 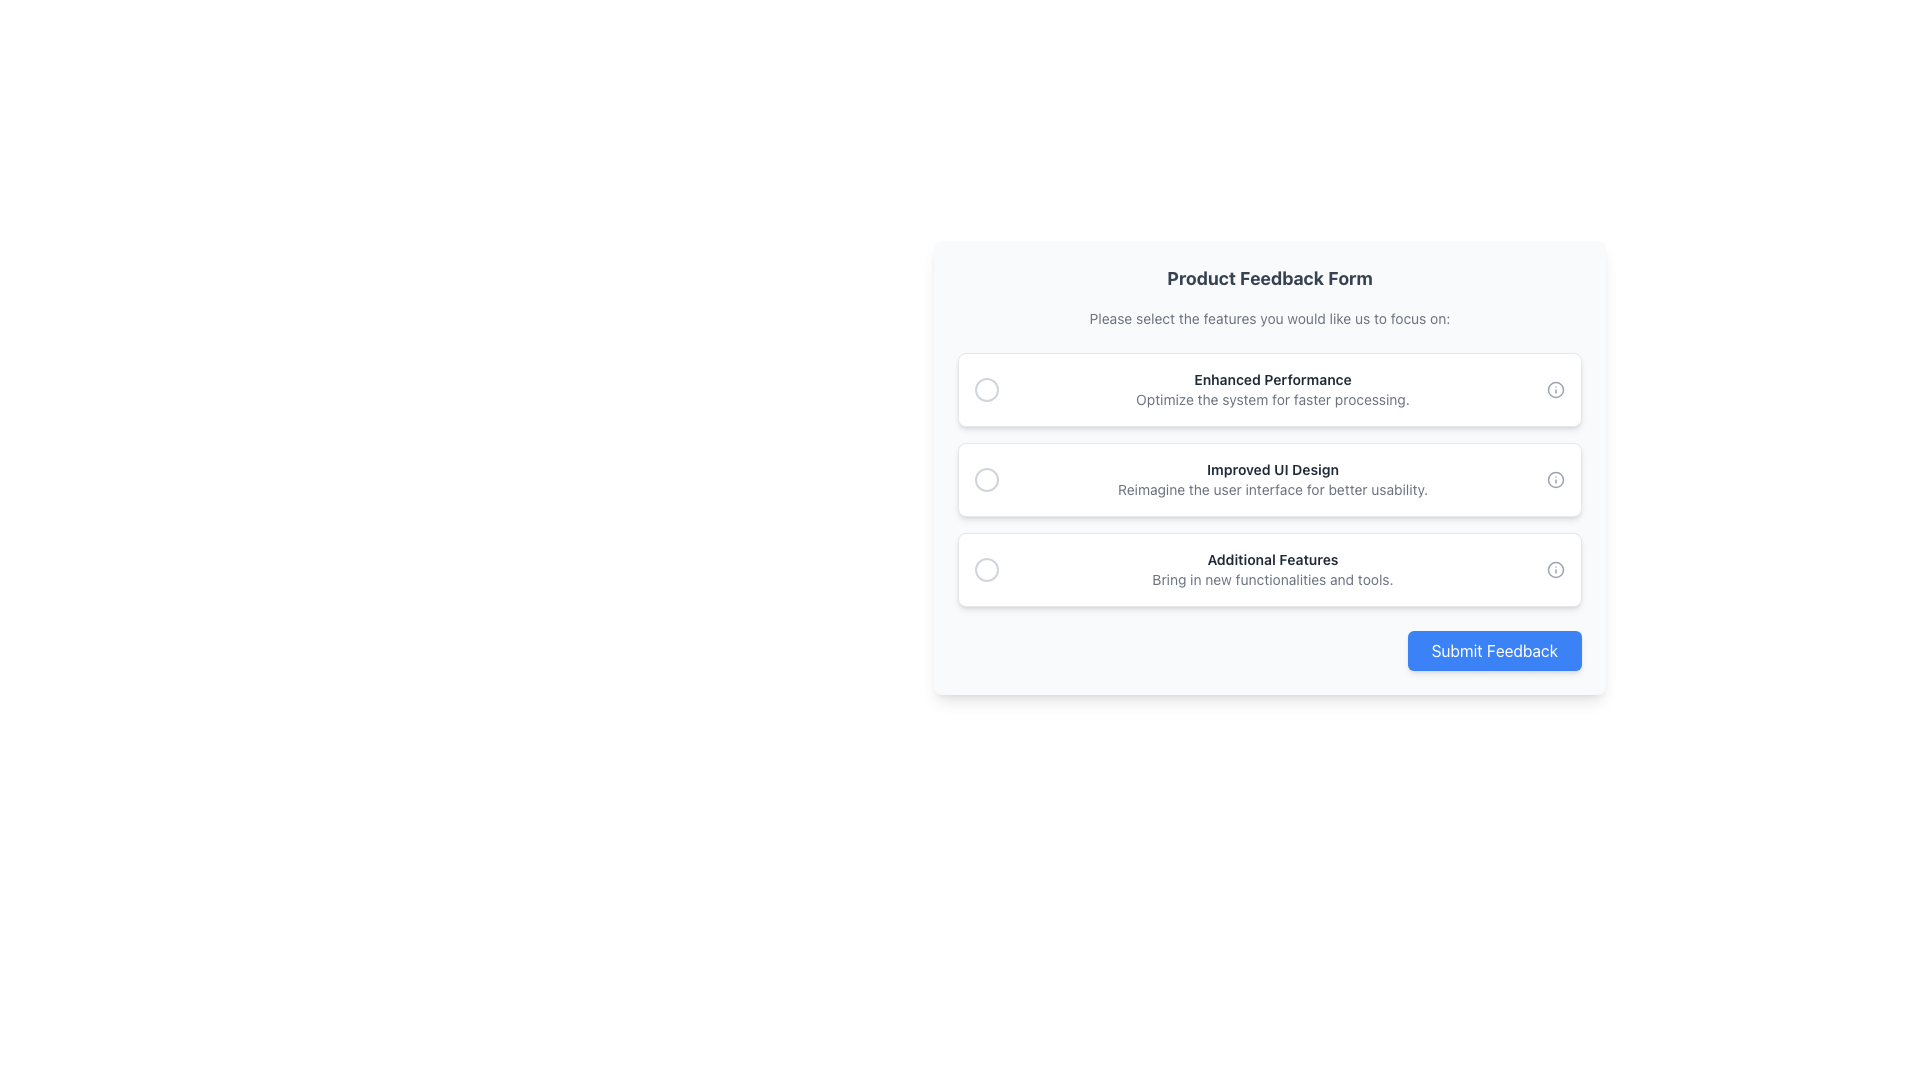 What do you see at coordinates (987, 570) in the screenshot?
I see `the radio button for 'Additional Features'` at bounding box center [987, 570].